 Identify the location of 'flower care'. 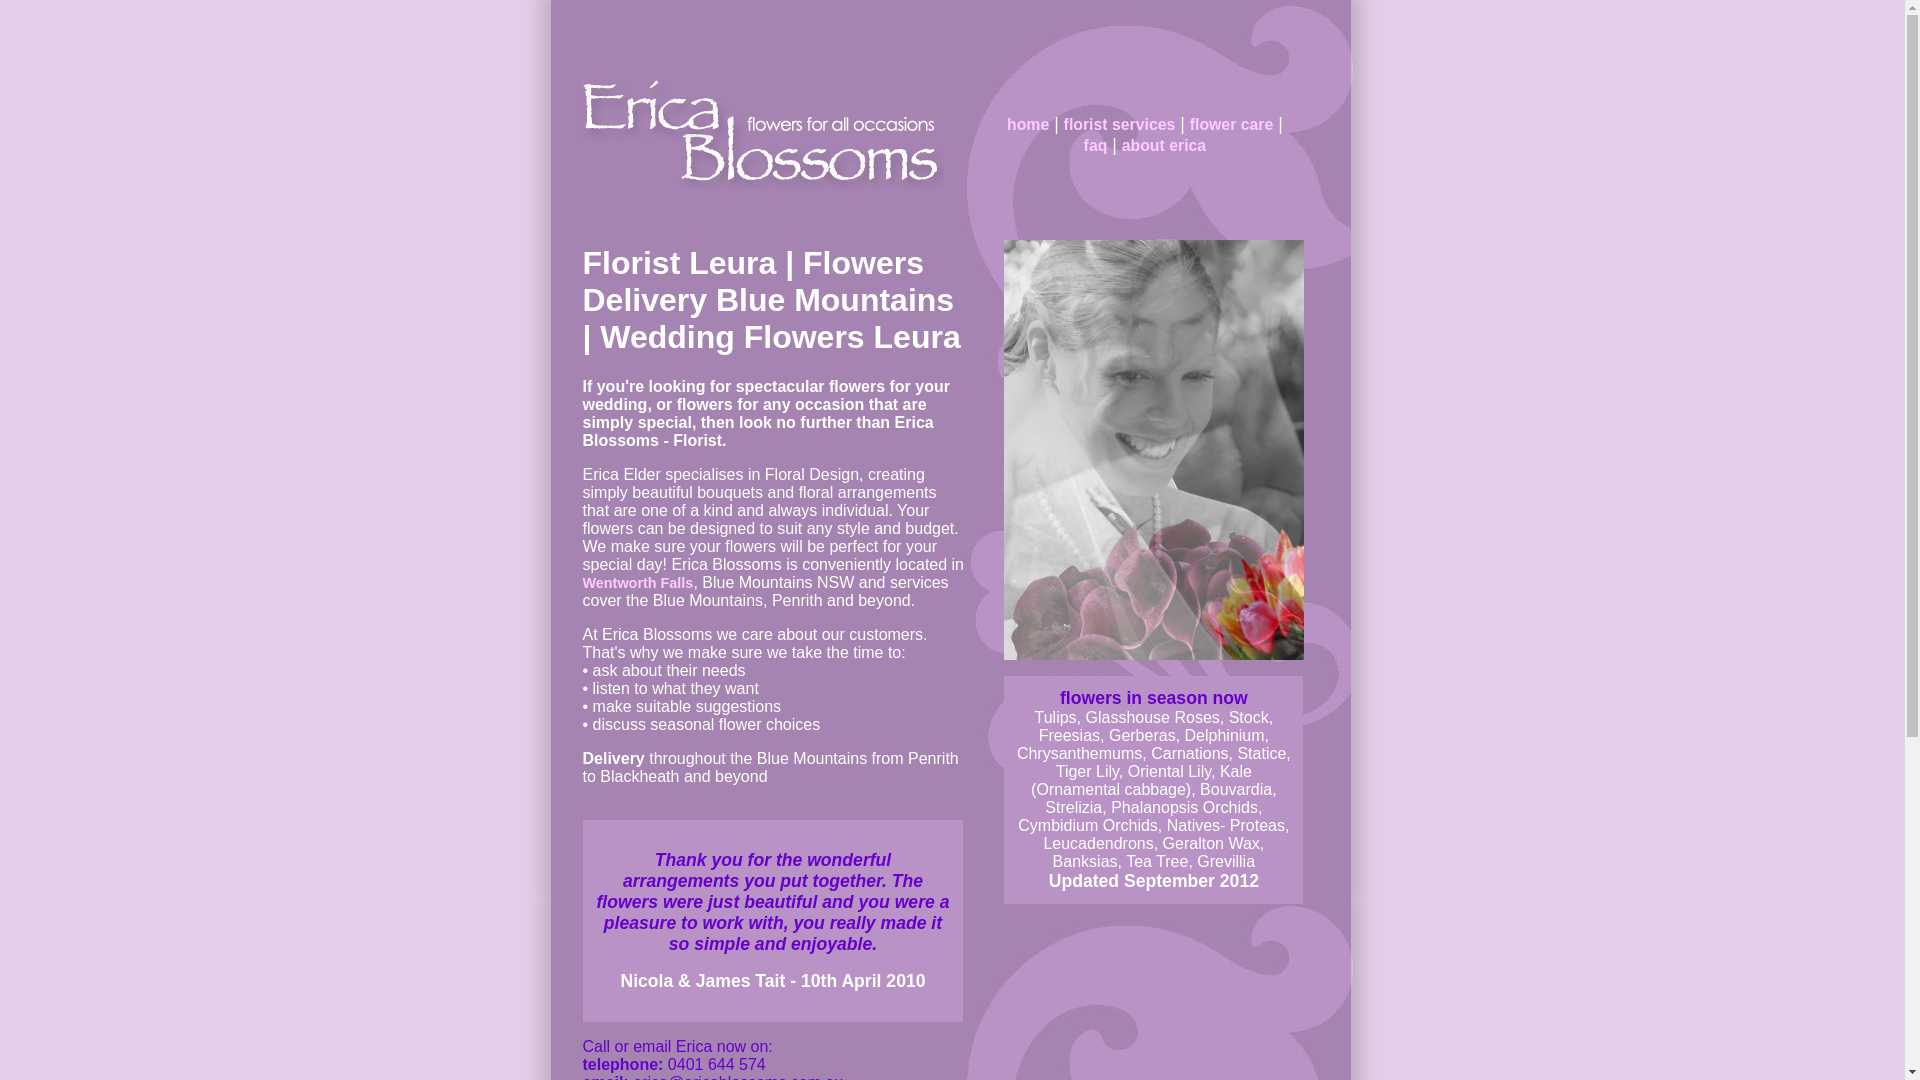
(1231, 124).